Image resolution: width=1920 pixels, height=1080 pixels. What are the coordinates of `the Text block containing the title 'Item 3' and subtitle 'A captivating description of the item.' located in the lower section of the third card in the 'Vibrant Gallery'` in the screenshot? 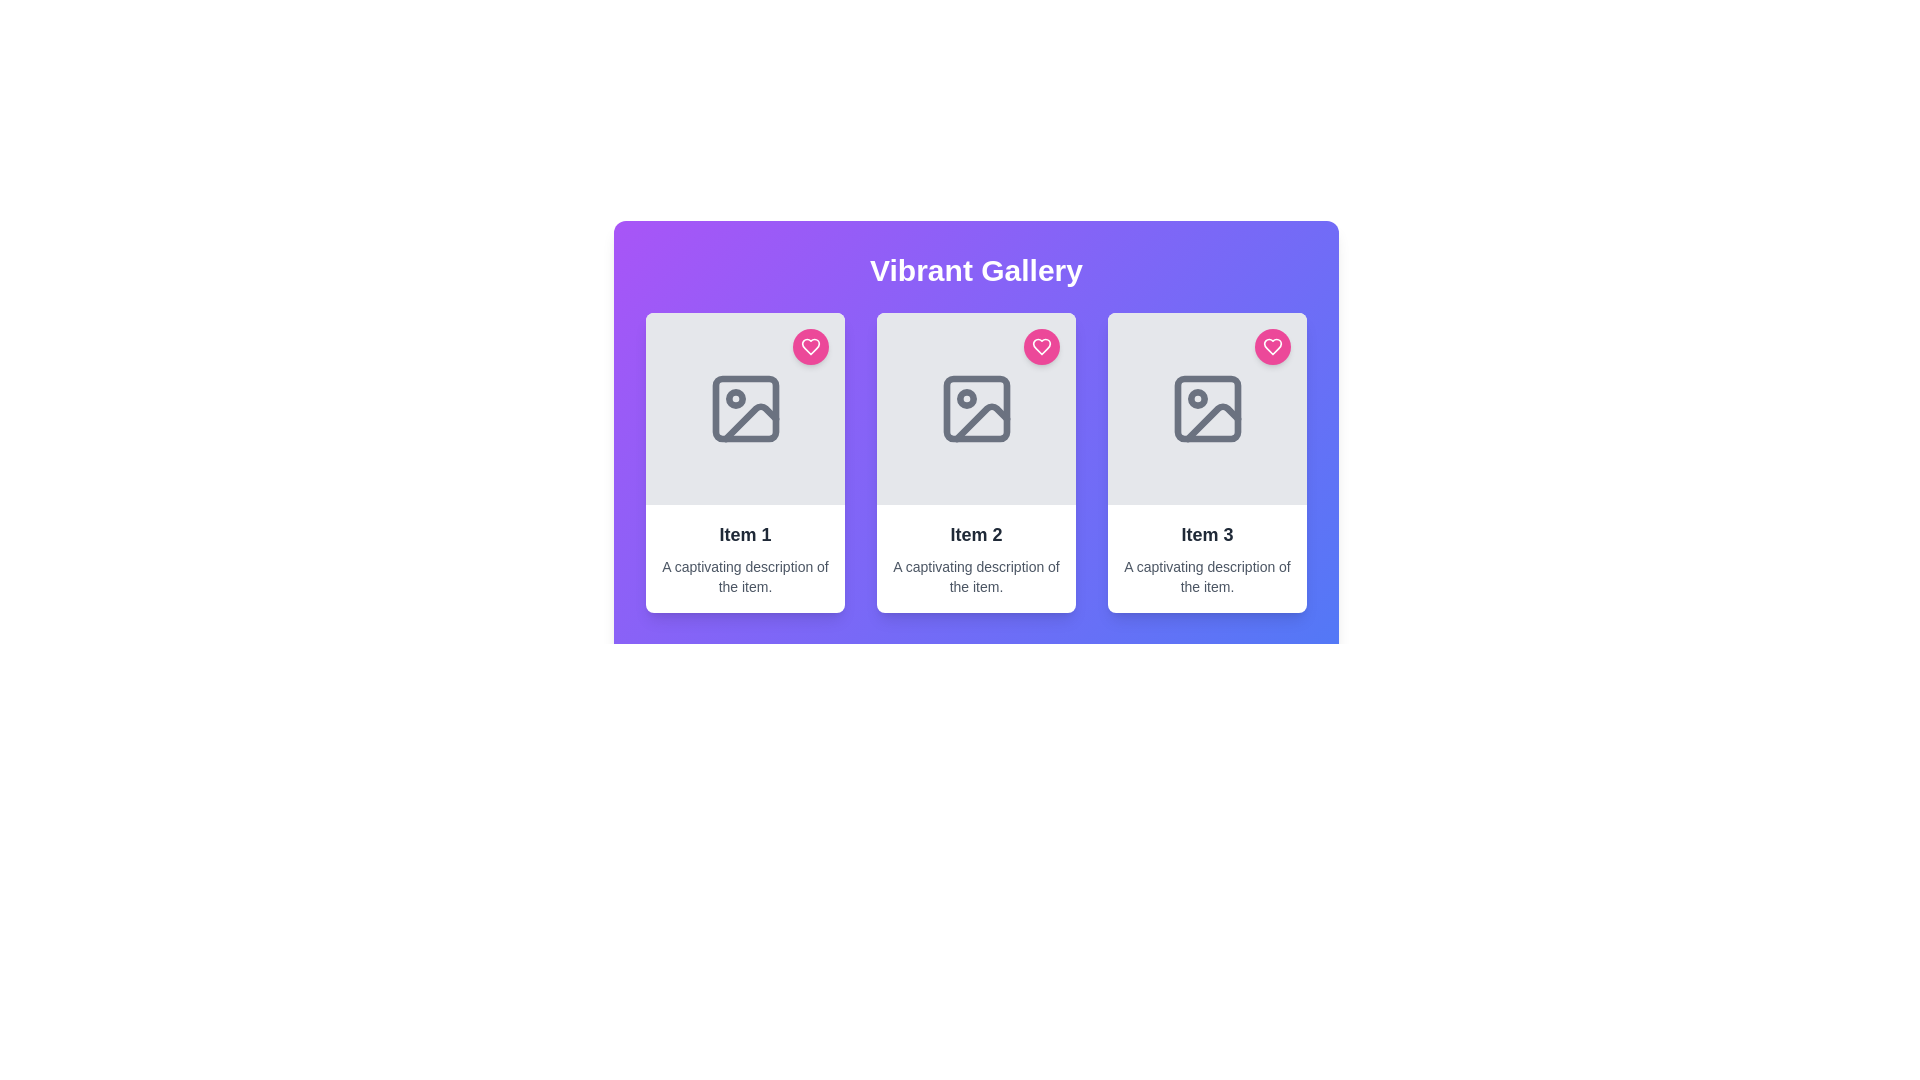 It's located at (1206, 559).